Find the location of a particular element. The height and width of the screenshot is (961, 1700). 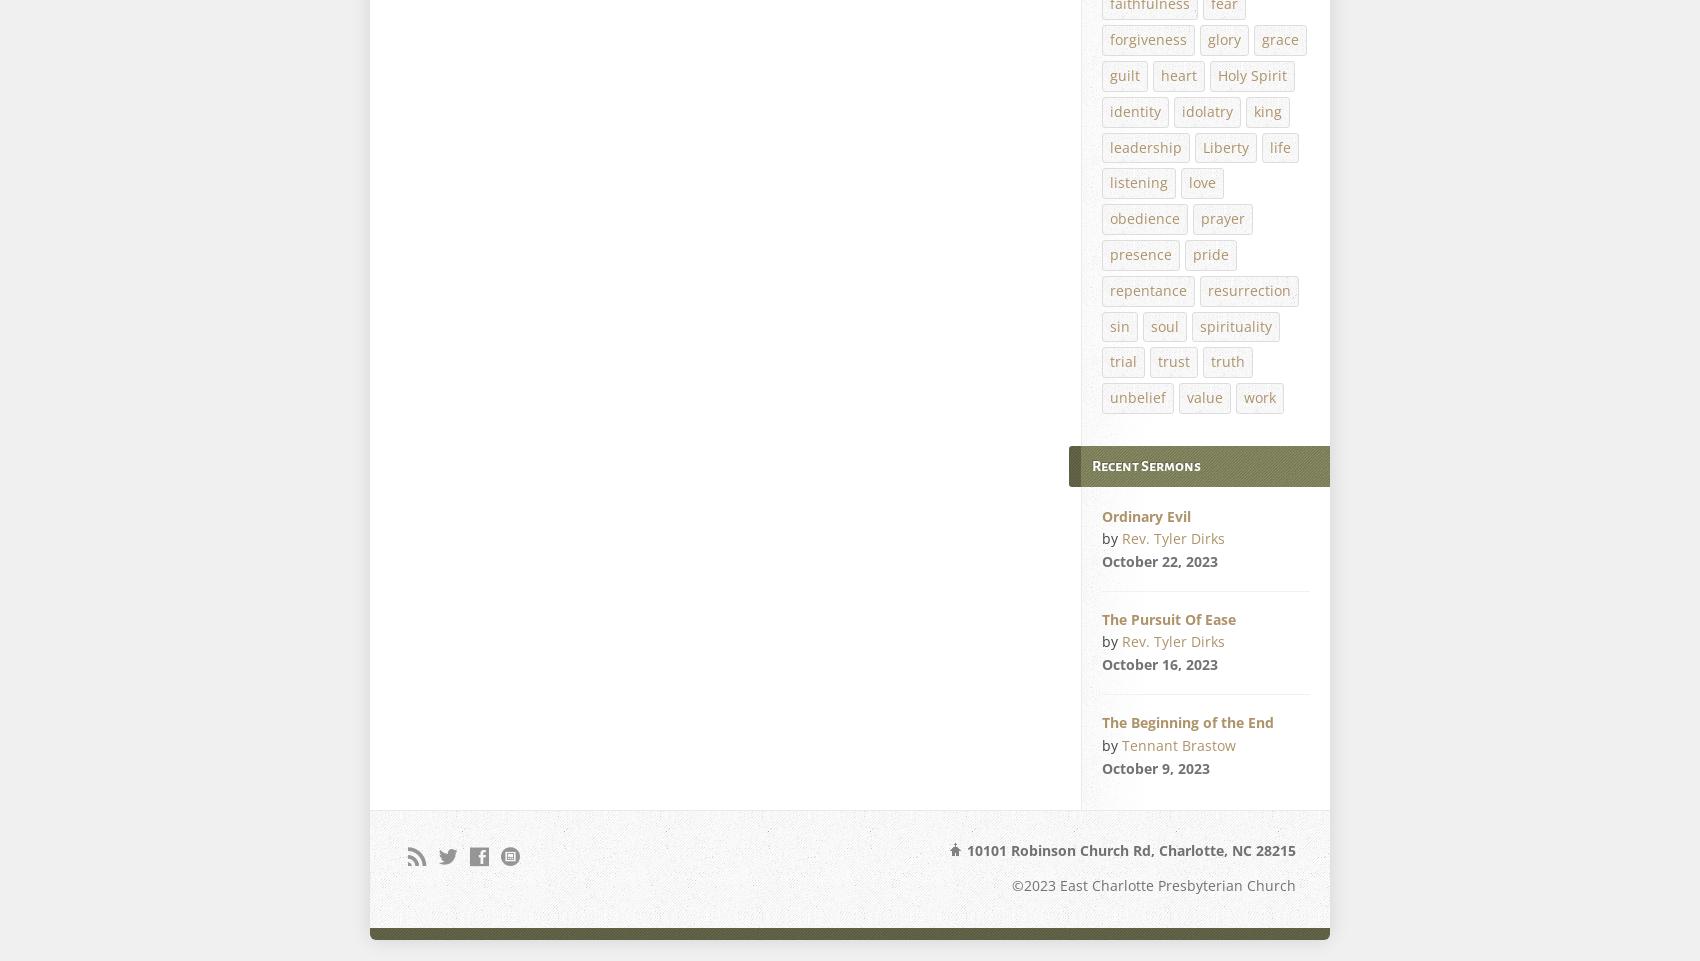

'unbelief' is located at coordinates (1137, 397).